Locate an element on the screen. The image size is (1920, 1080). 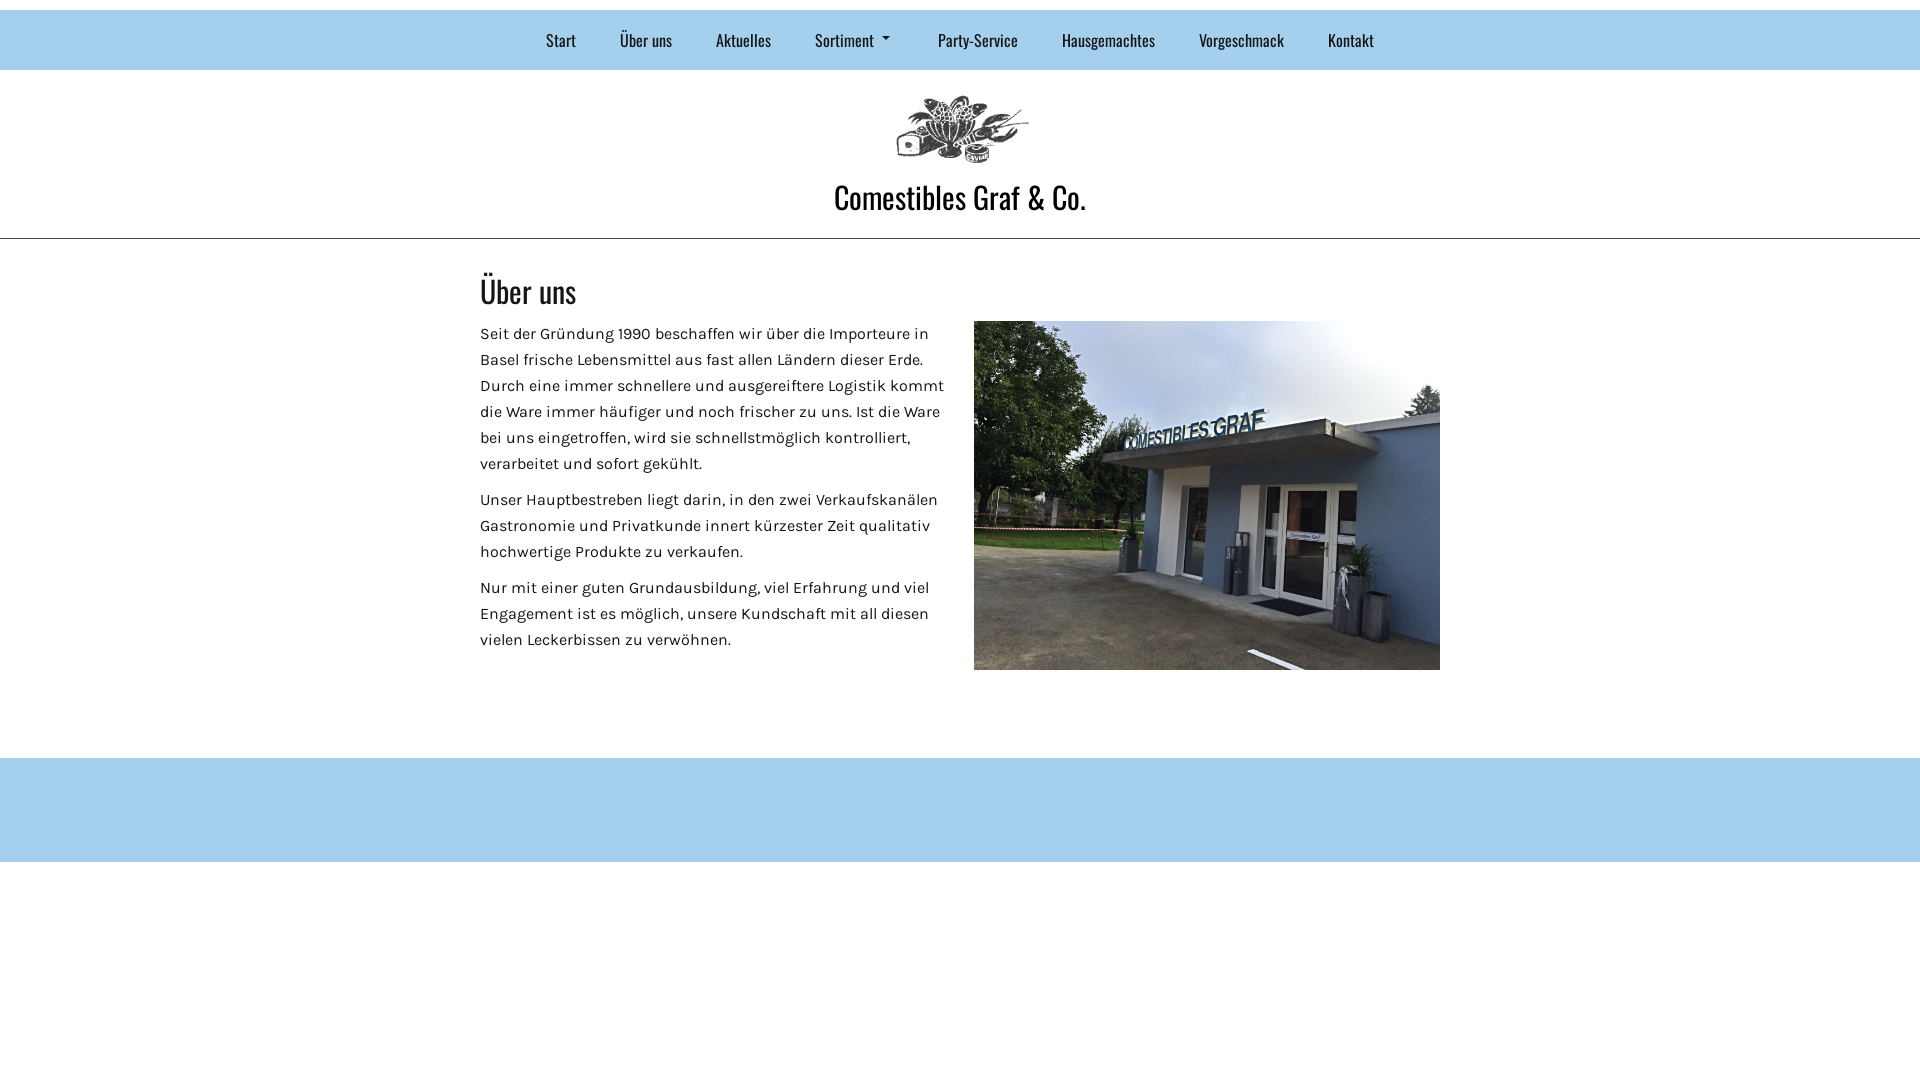
'Kontakt' is located at coordinates (1308, 39).